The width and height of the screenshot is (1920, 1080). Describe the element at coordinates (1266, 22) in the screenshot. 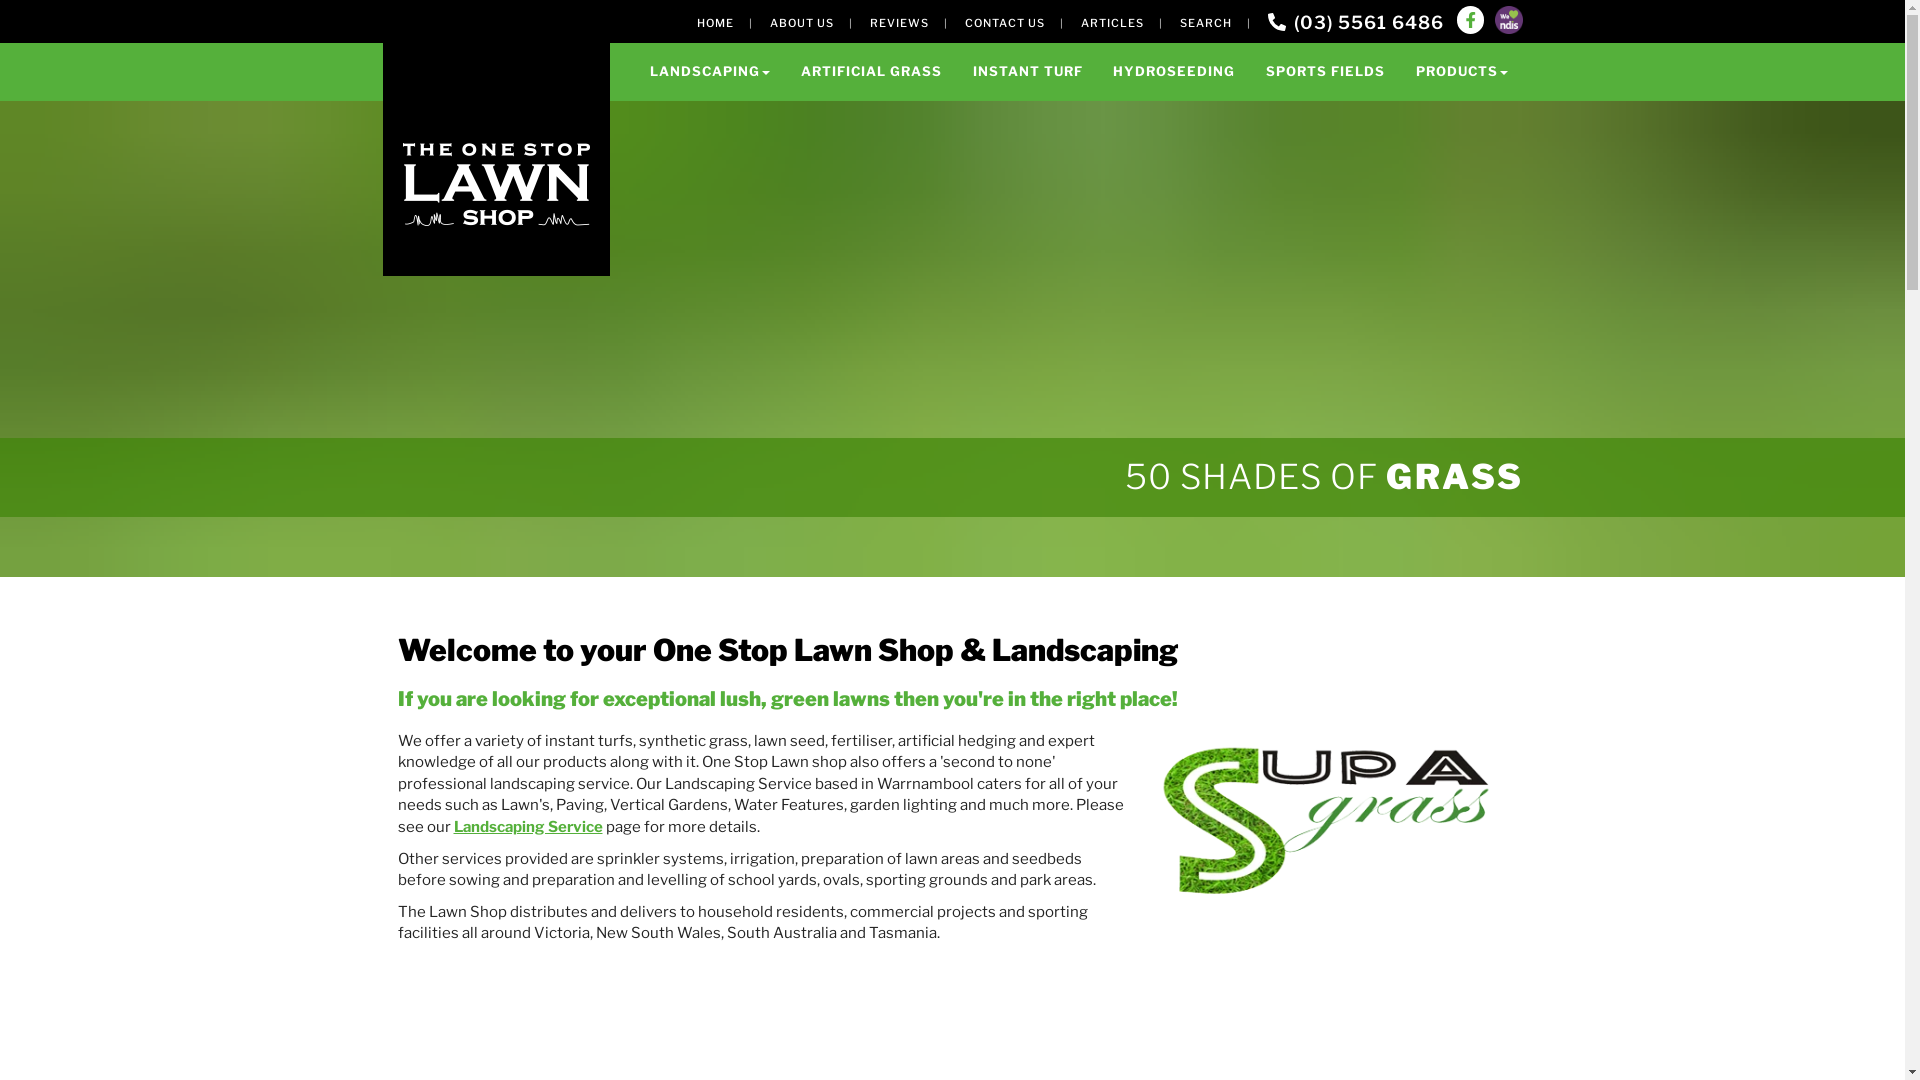

I see `'(03) 5561 6486'` at that location.